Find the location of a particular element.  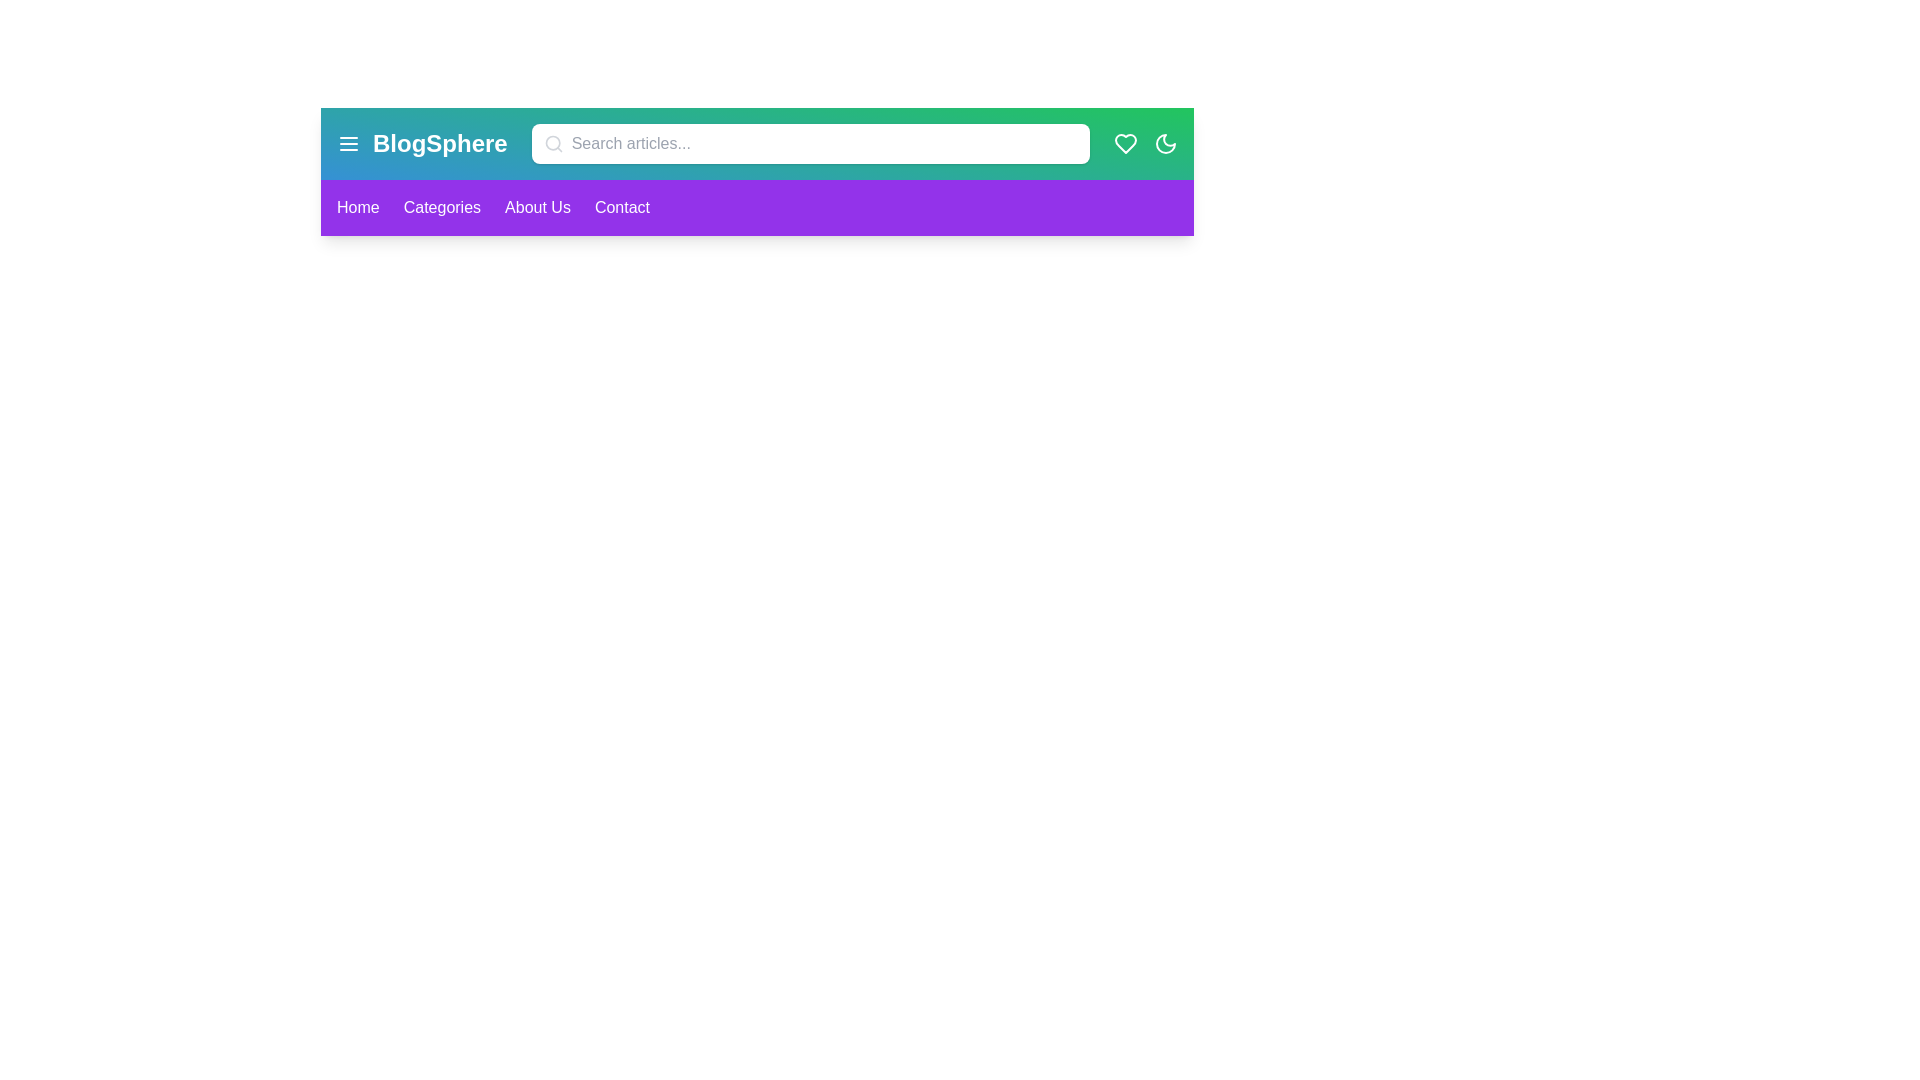

the 'About Us' link in the navigation bar is located at coordinates (537, 208).